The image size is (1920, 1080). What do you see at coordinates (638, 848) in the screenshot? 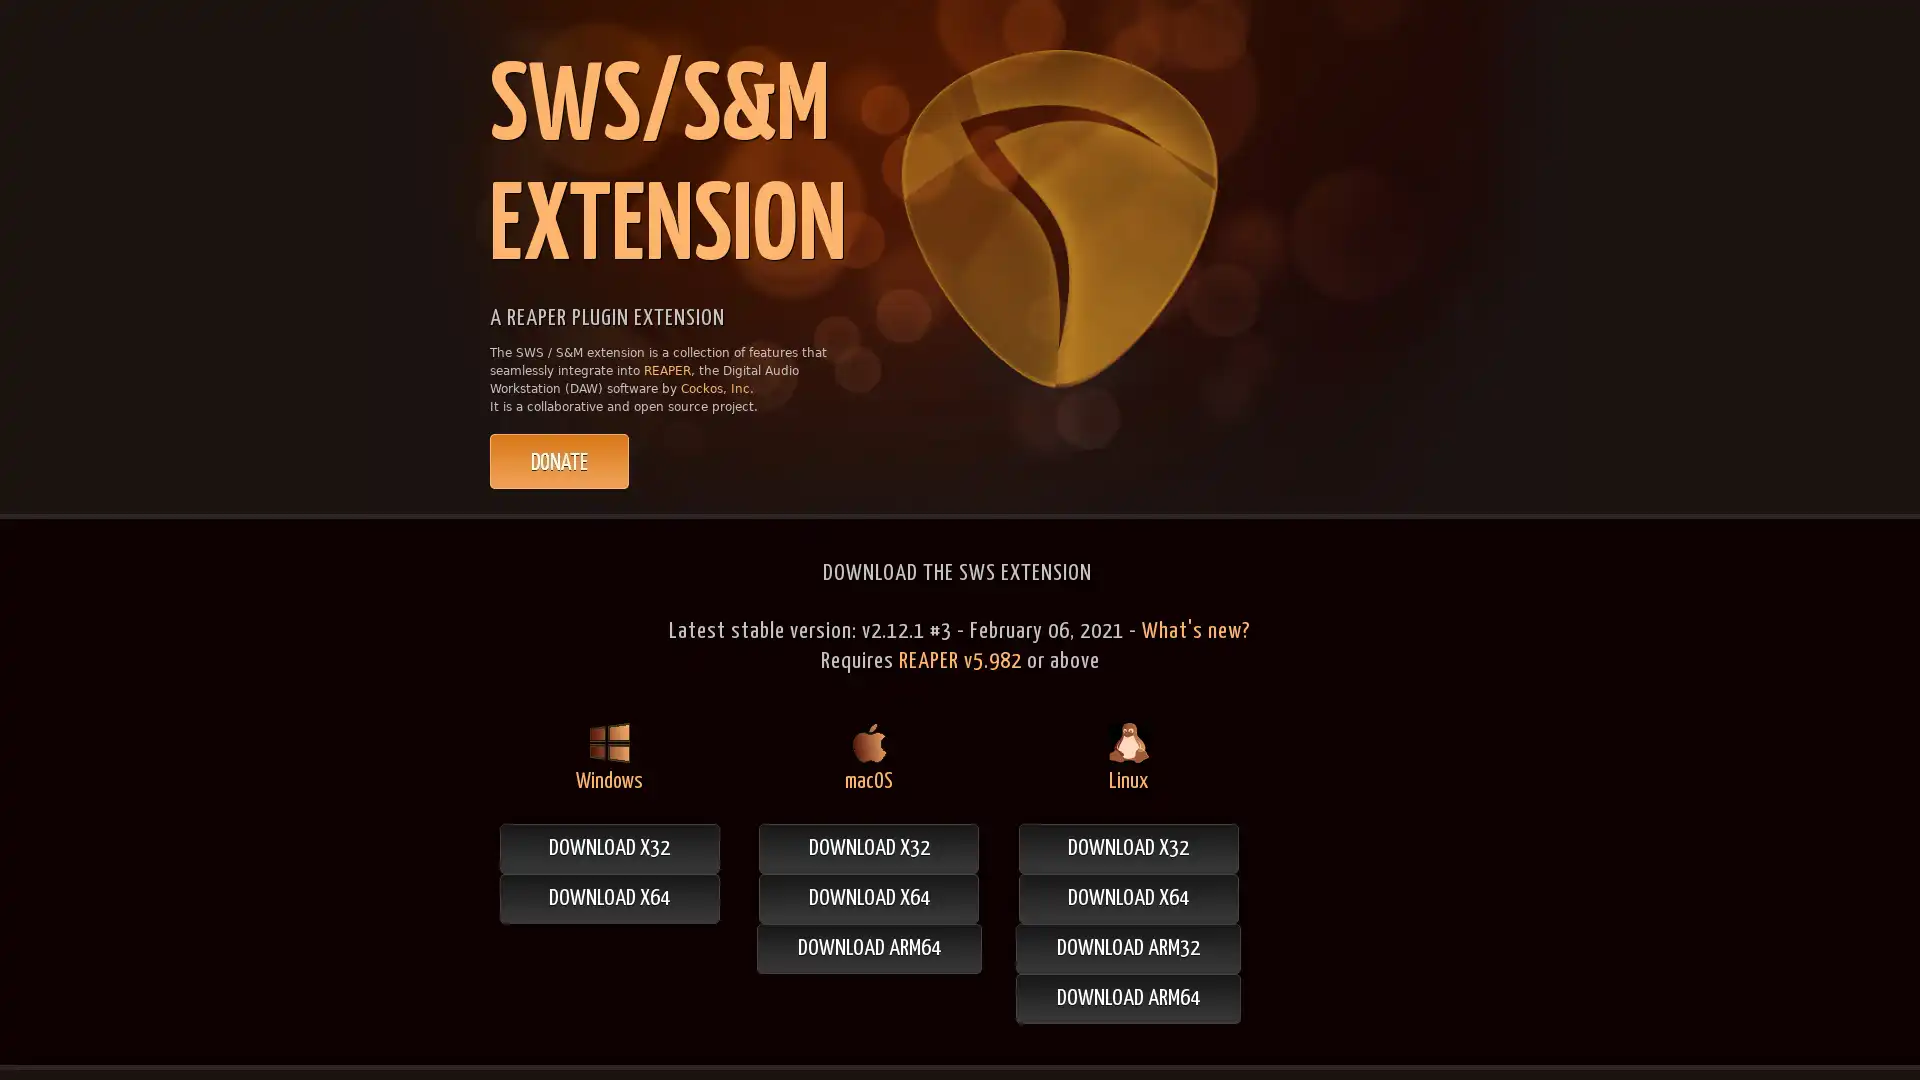
I see `DOWNLOAD X32` at bounding box center [638, 848].